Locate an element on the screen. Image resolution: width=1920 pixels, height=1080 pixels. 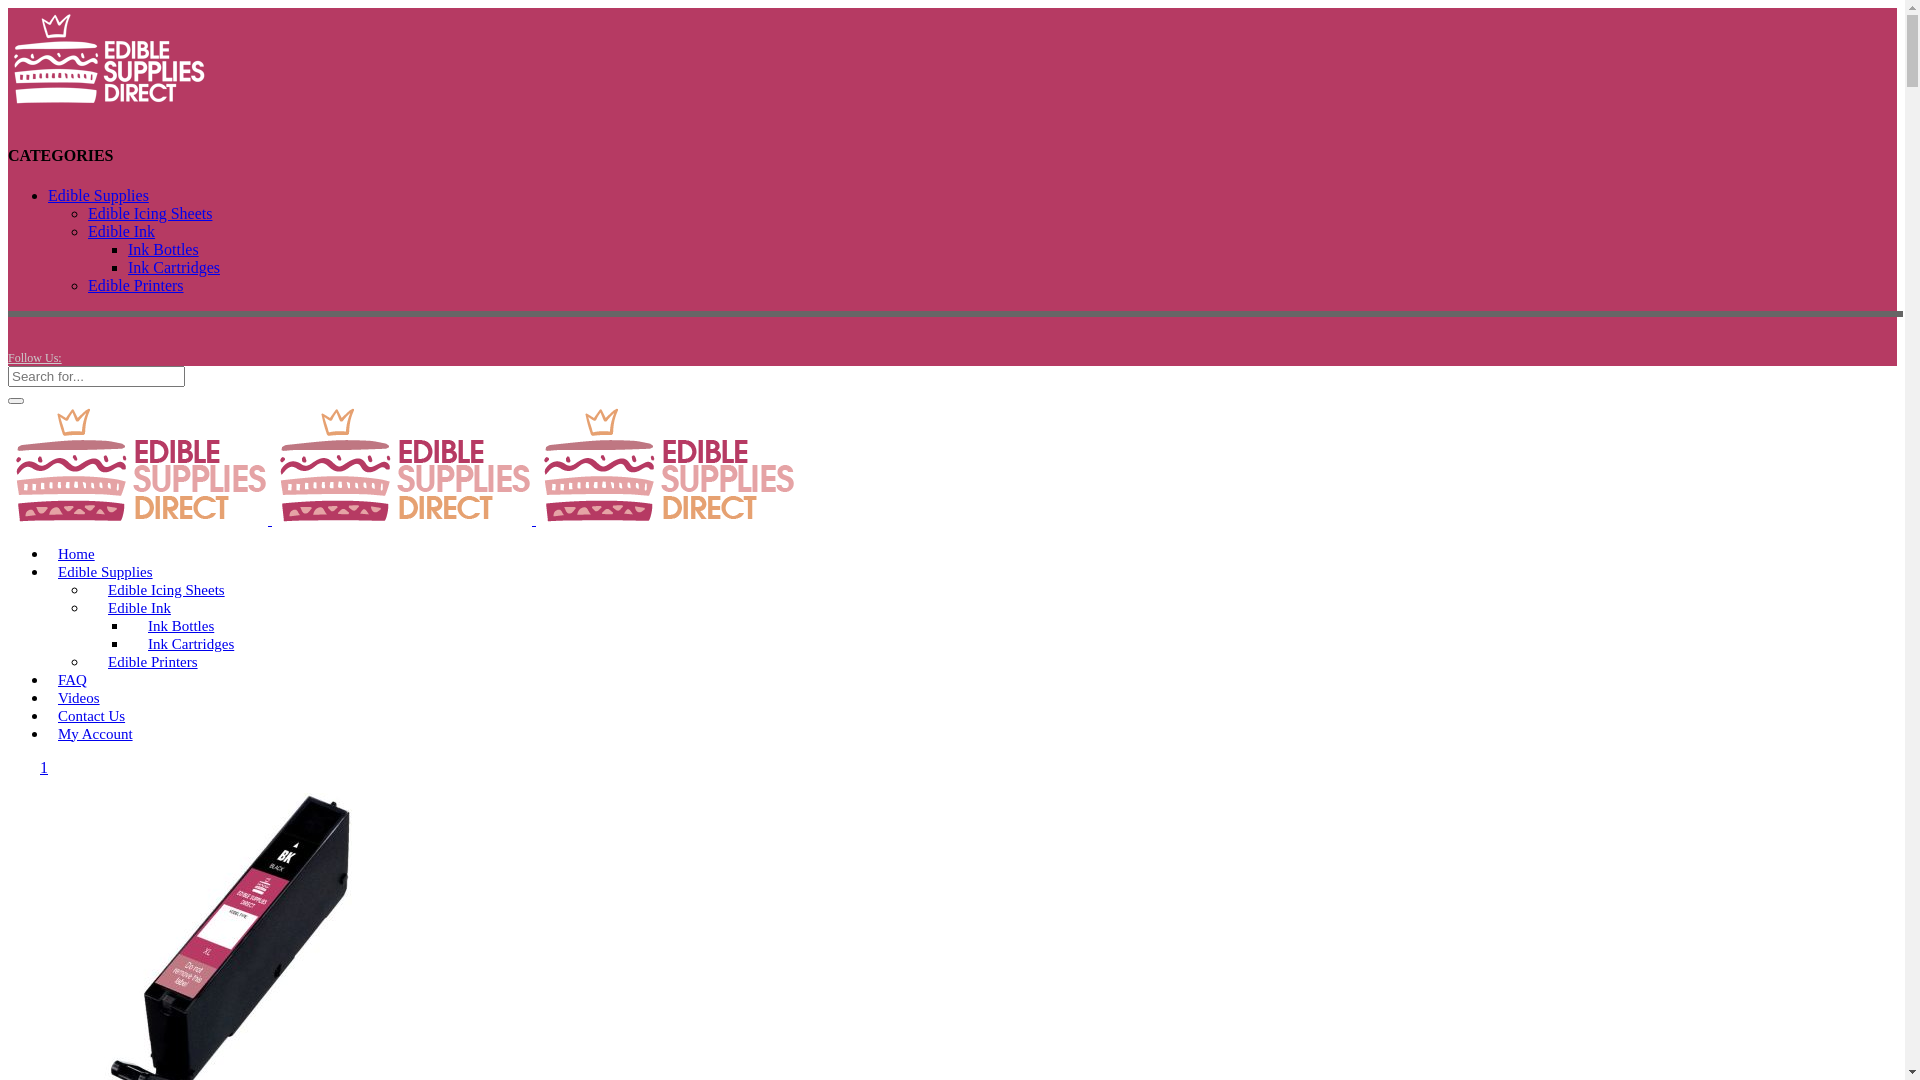
'My Account' is located at coordinates (94, 733).